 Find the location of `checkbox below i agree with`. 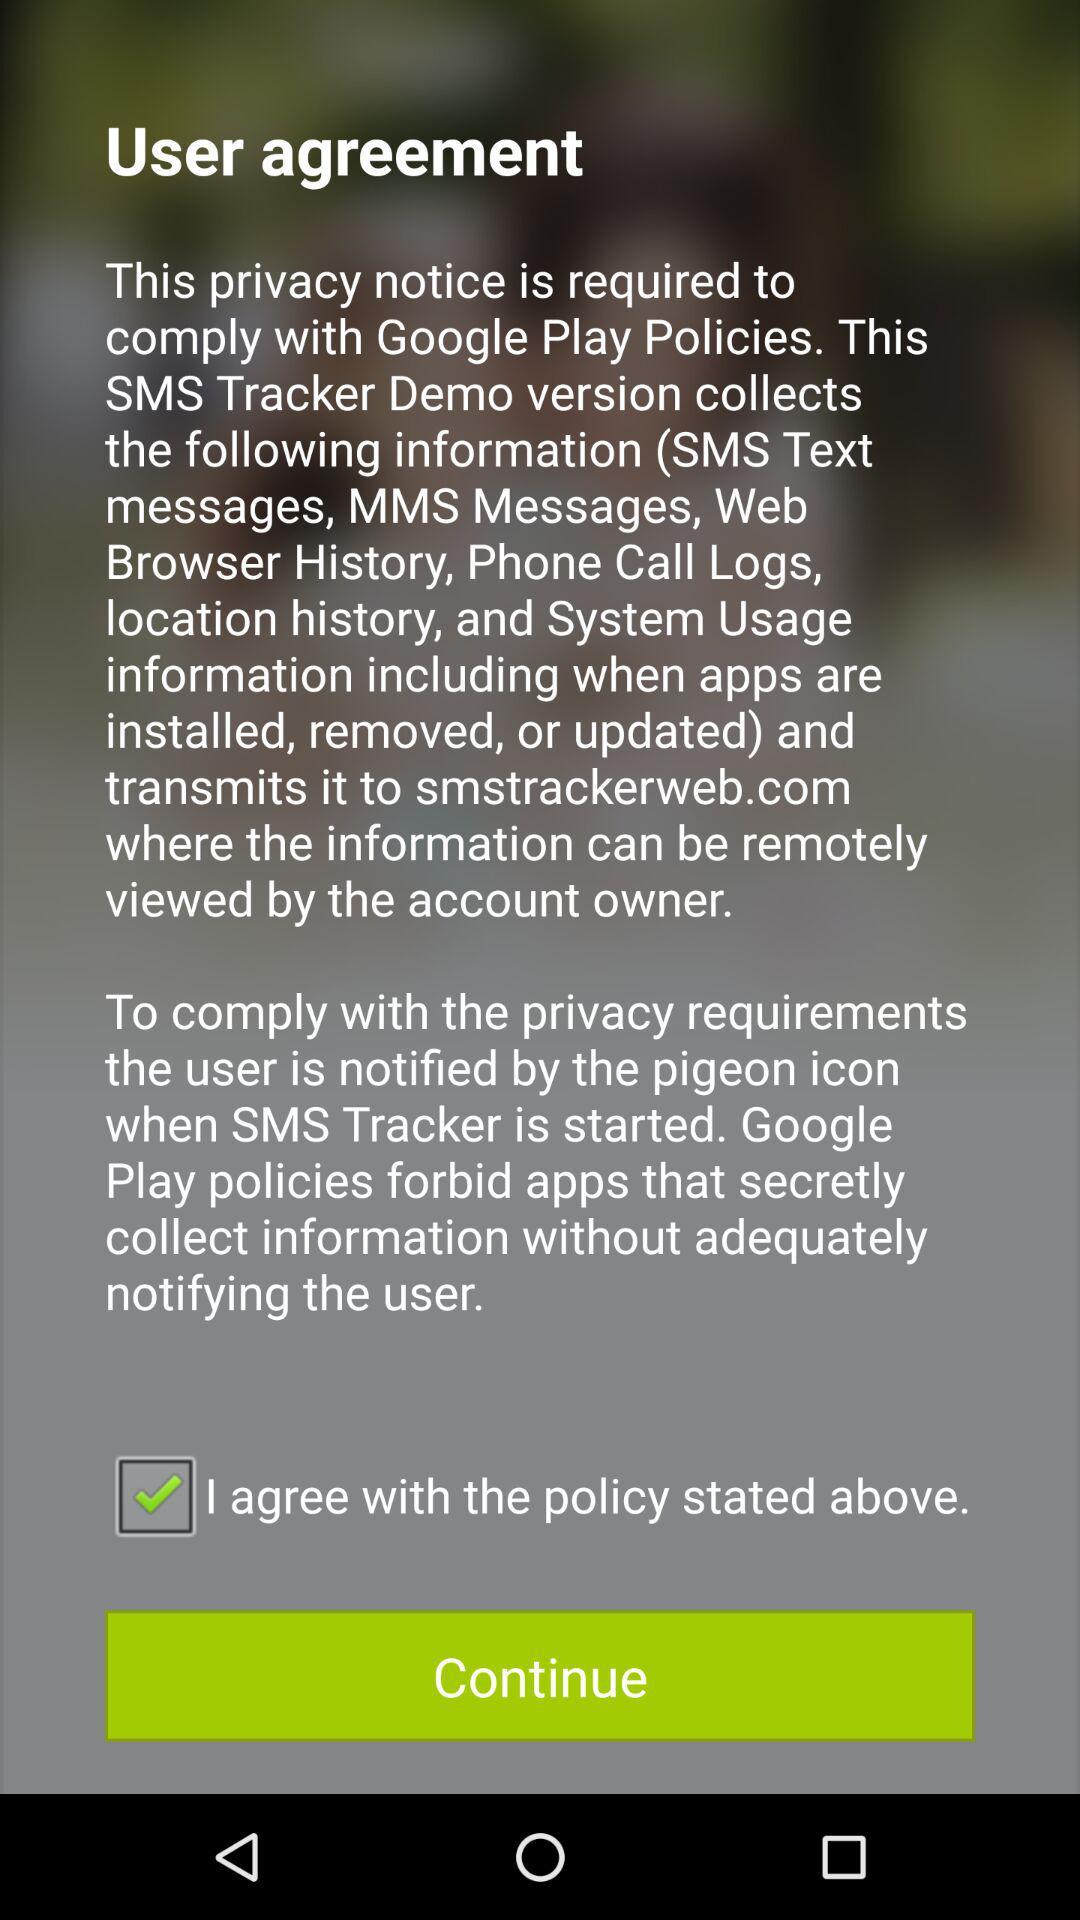

checkbox below i agree with is located at coordinates (540, 1675).